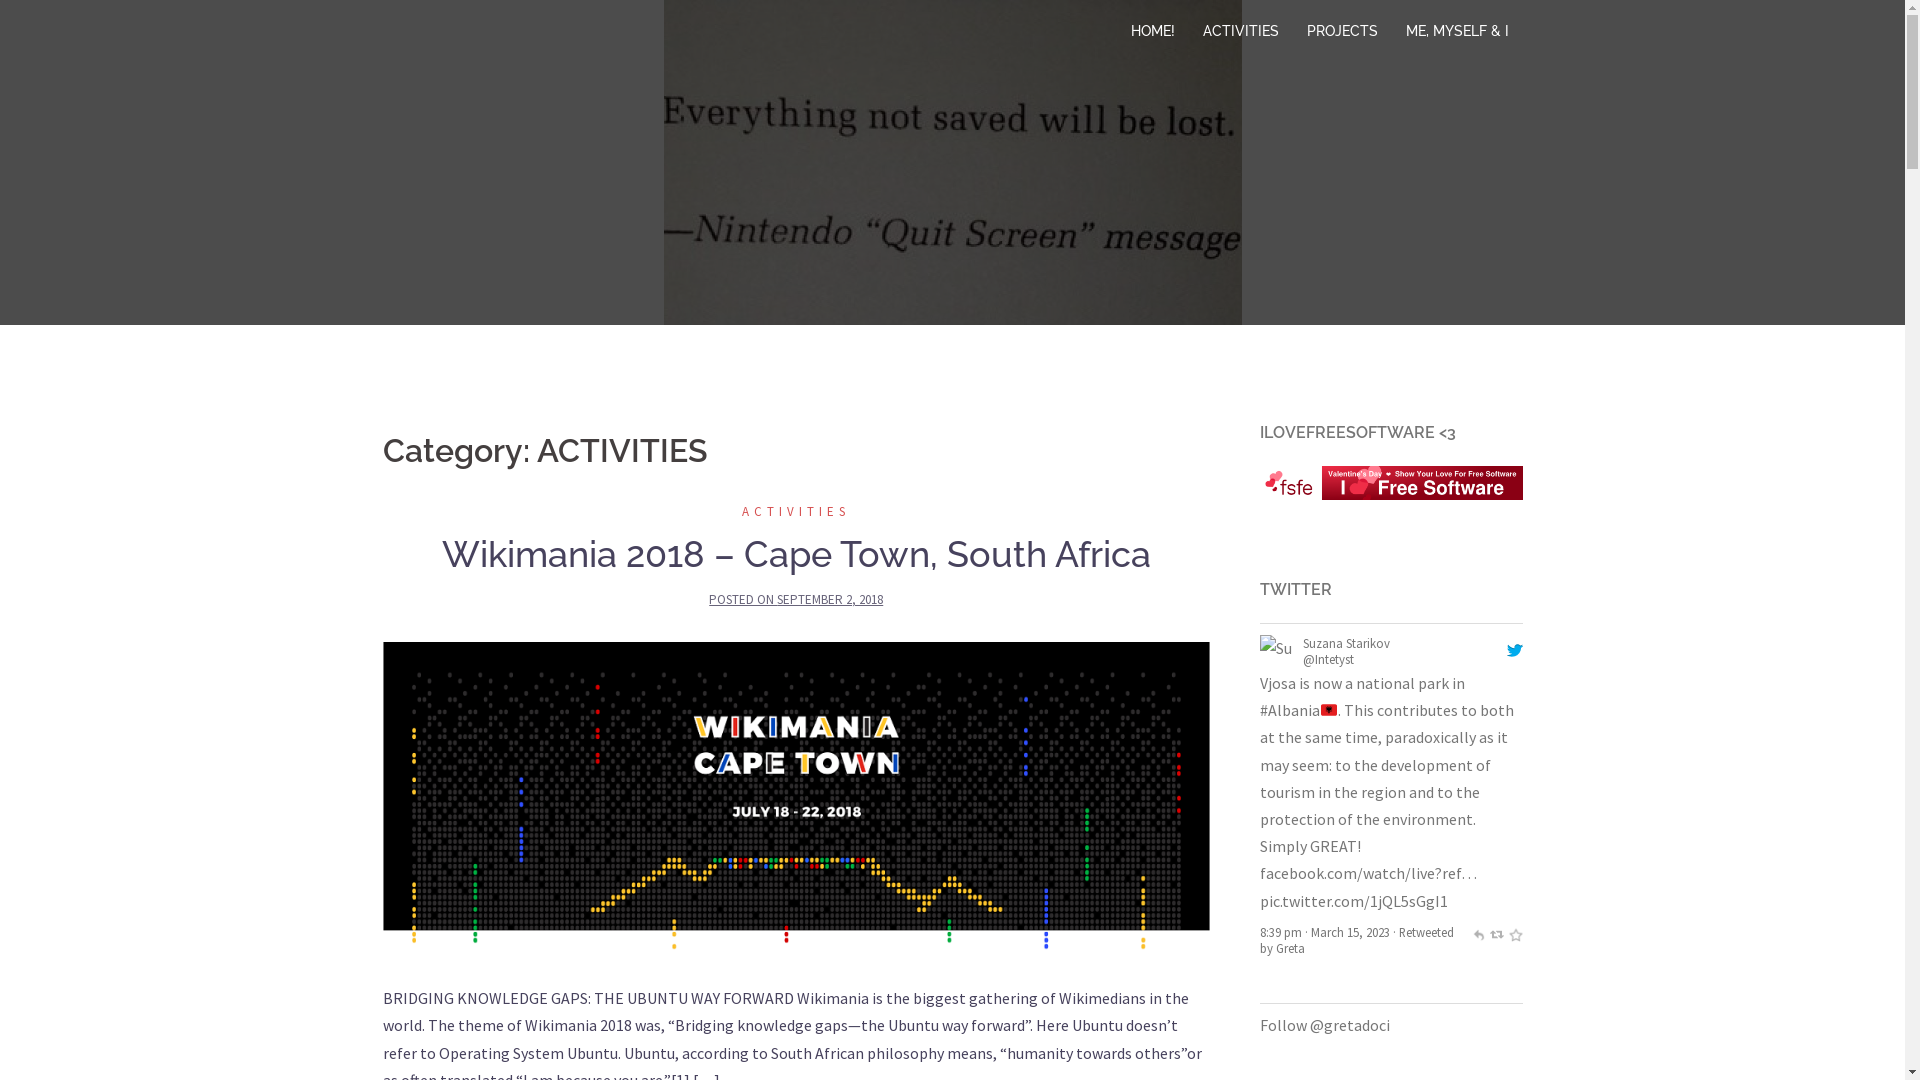 The width and height of the screenshot is (1920, 1080). I want to click on 'ACTIVITIES', so click(1238, 31).